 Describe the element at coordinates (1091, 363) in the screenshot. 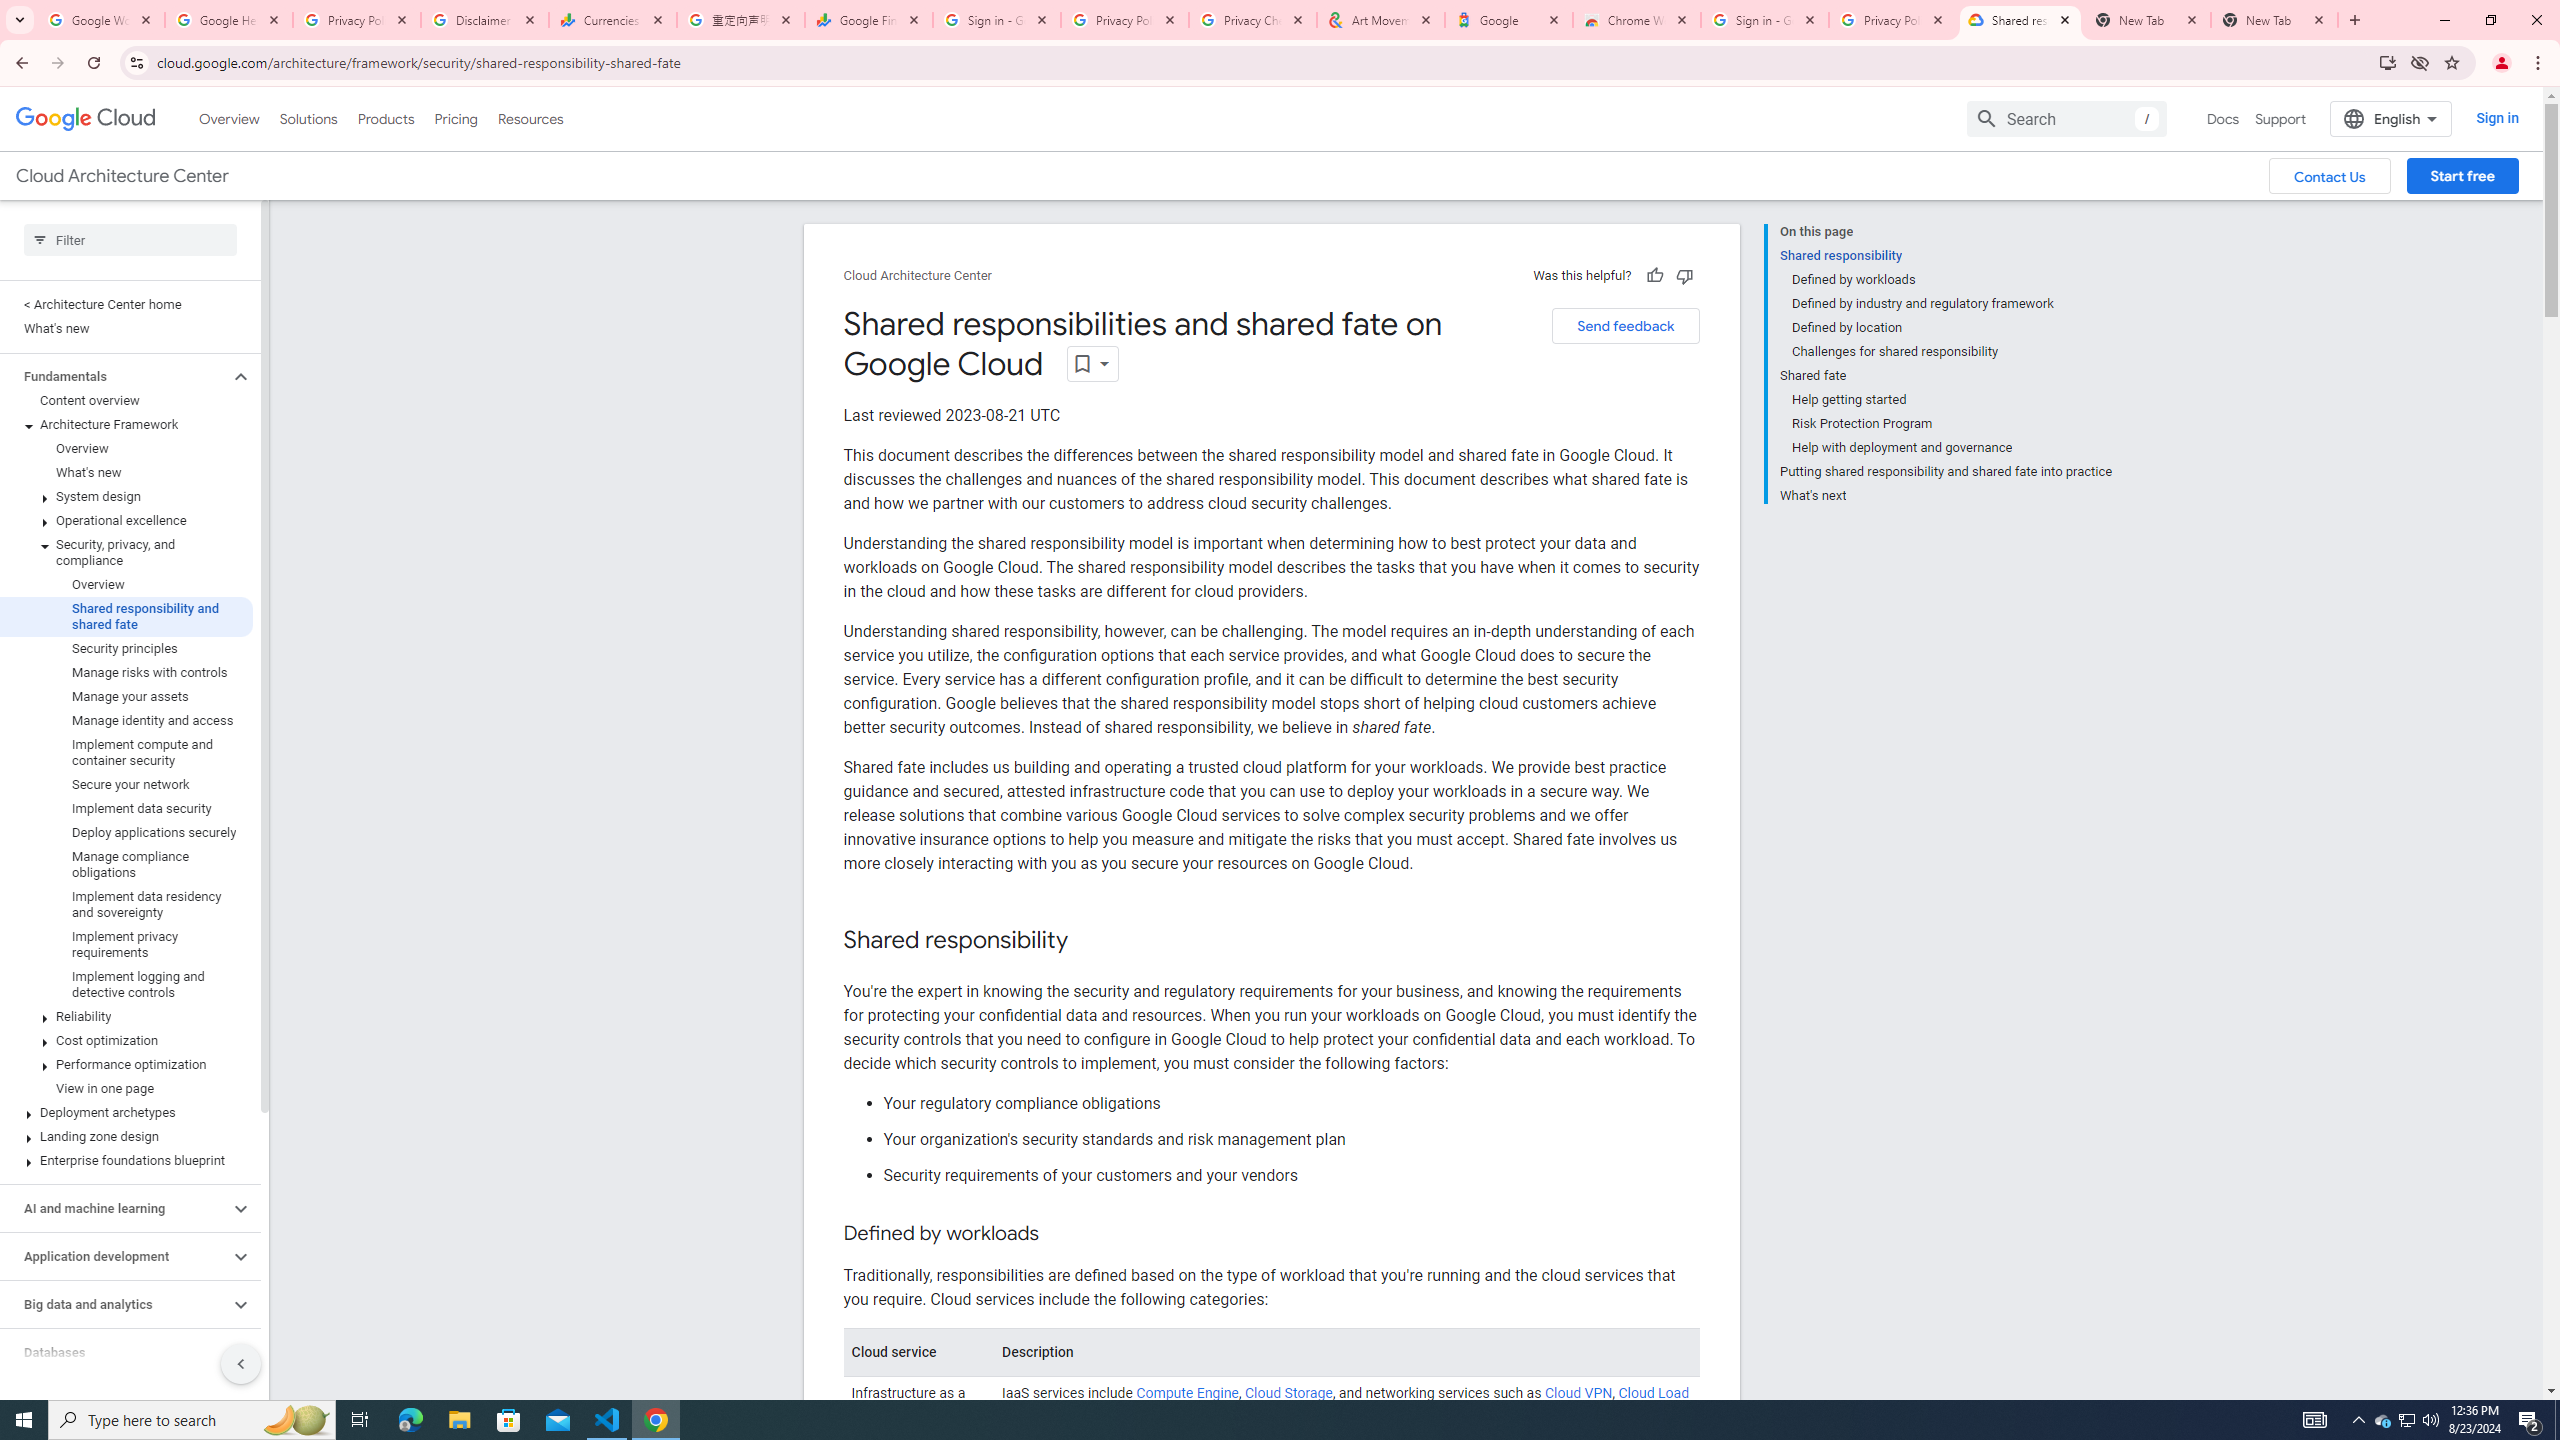

I see `'Open dropdown'` at that location.